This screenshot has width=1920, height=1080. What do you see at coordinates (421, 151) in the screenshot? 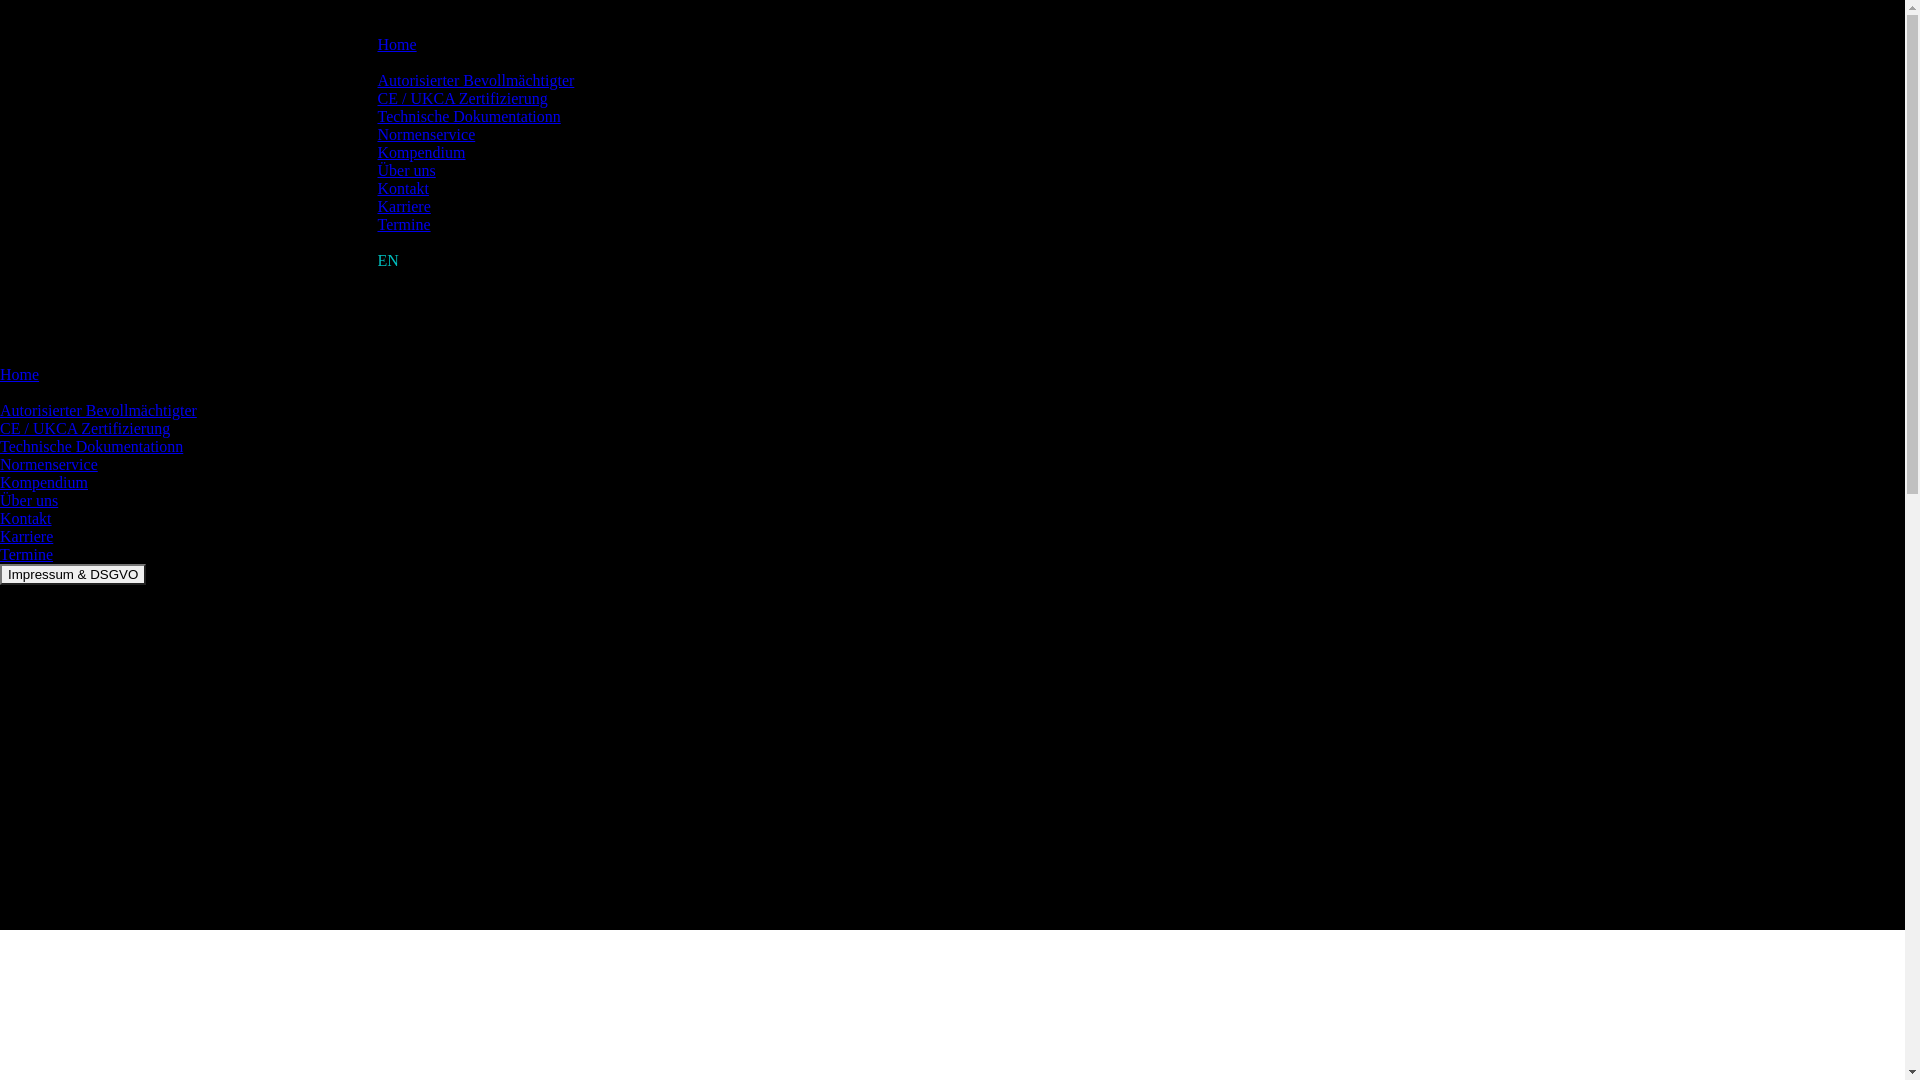
I see `'Kompendium'` at bounding box center [421, 151].